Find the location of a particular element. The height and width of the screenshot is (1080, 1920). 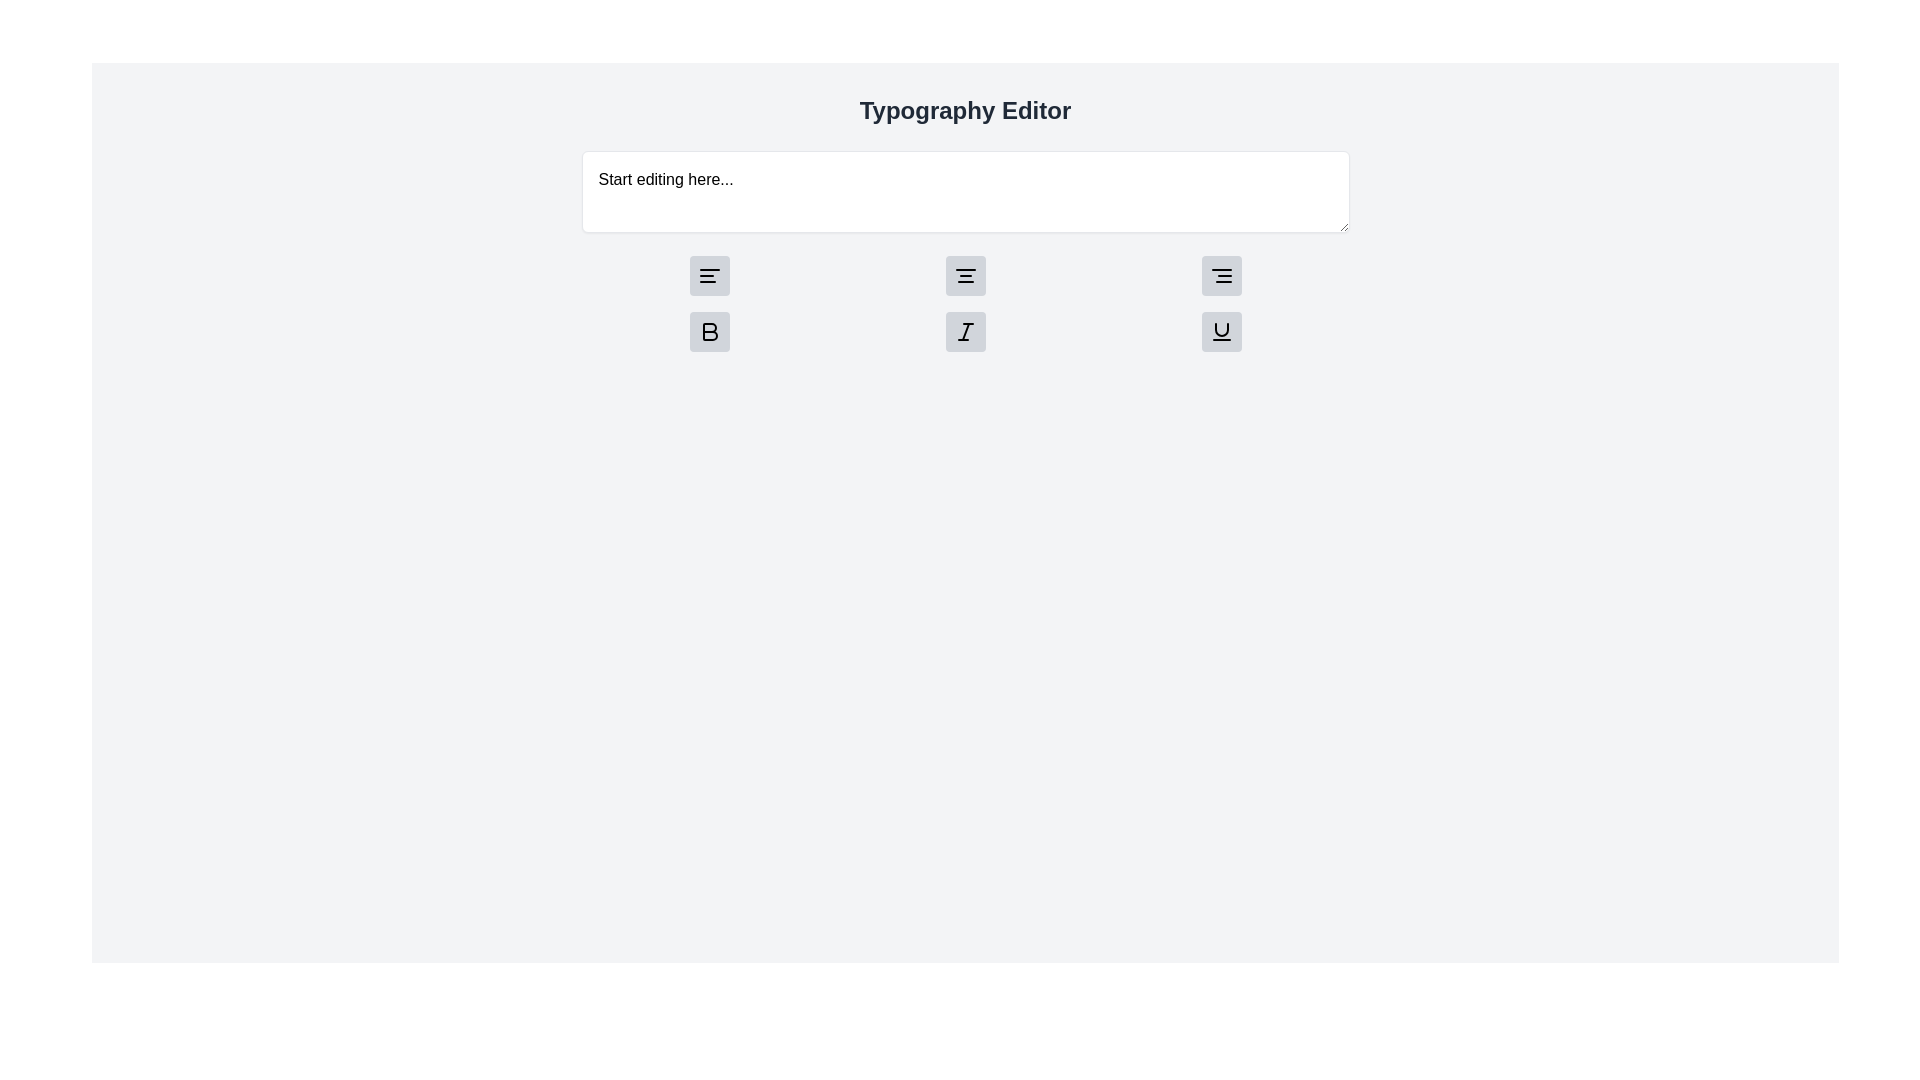

the button with a text alignment icon, which consists of three horizontal lines is located at coordinates (965, 276).